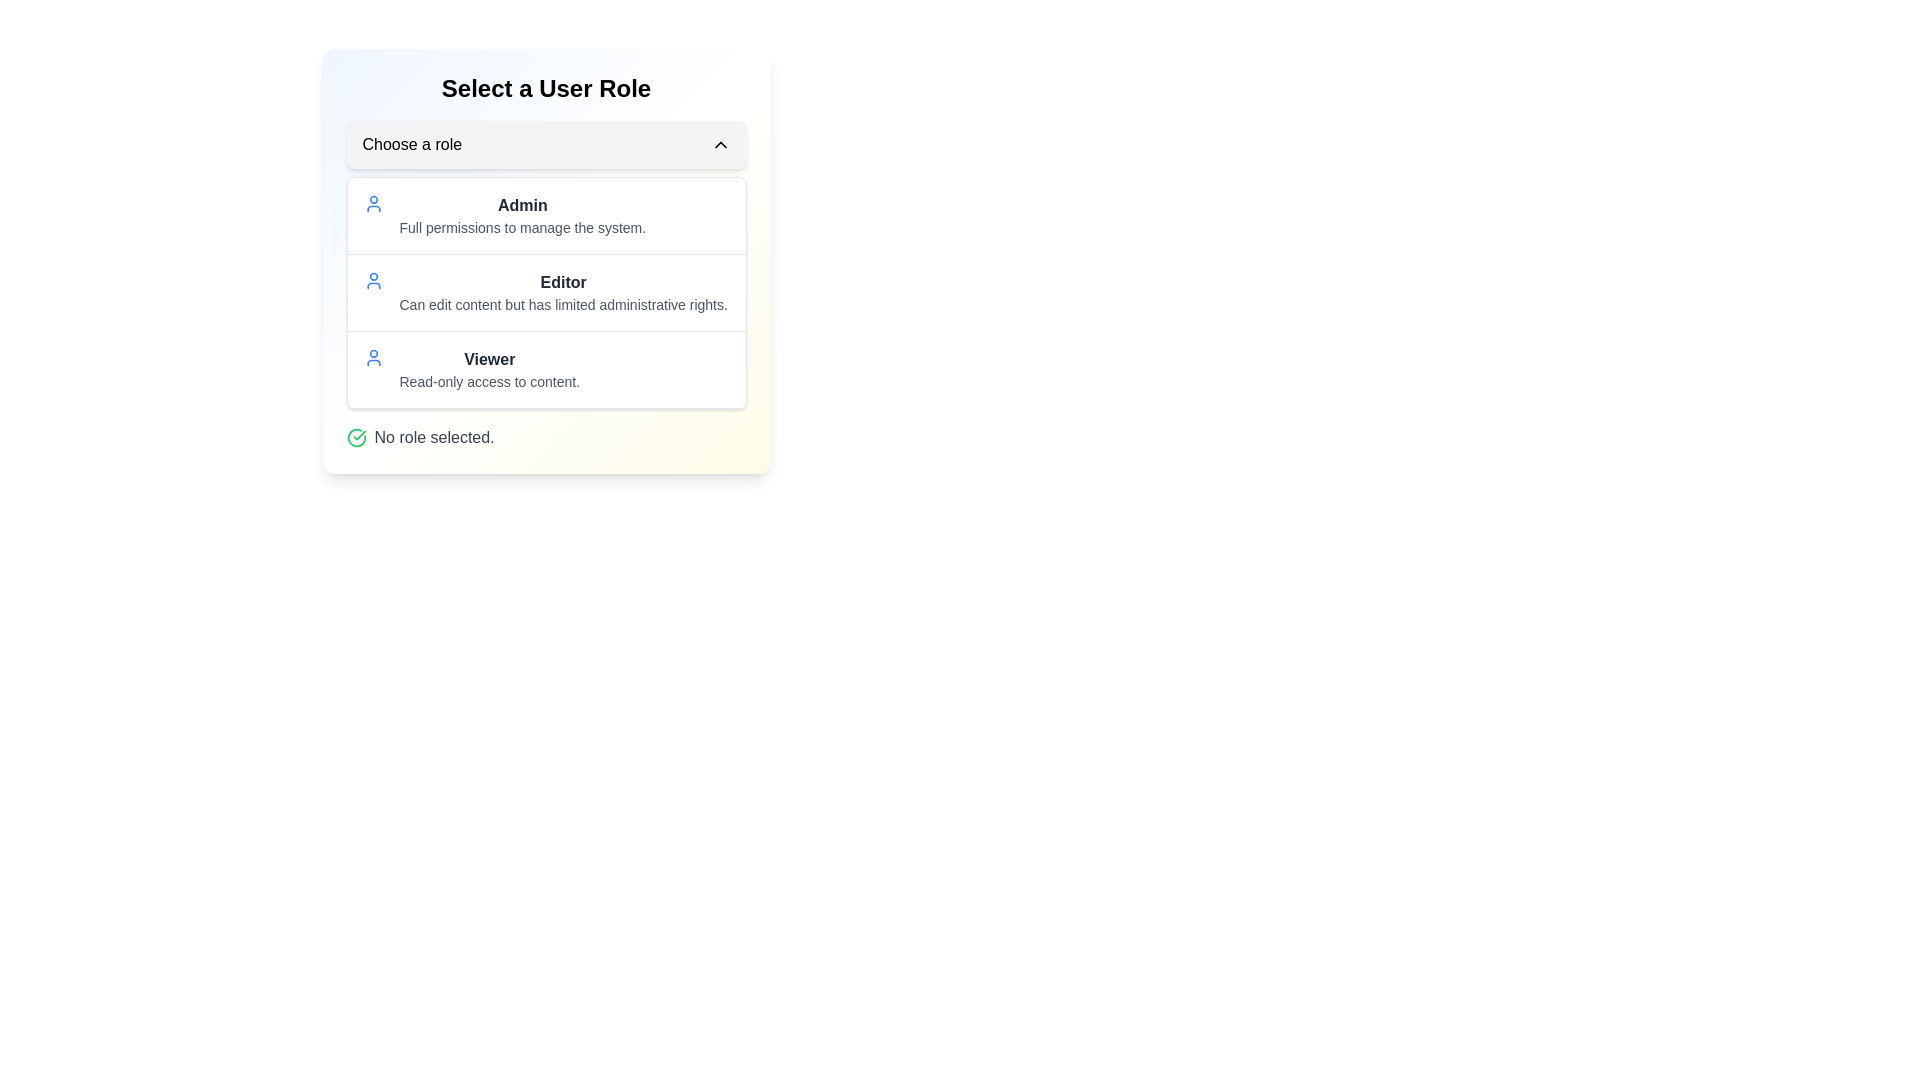 The height and width of the screenshot is (1080, 1920). What do you see at coordinates (720, 144) in the screenshot?
I see `the upward-pointing chevron icon located at the far right of the 'Choose a role' dropdown menu` at bounding box center [720, 144].